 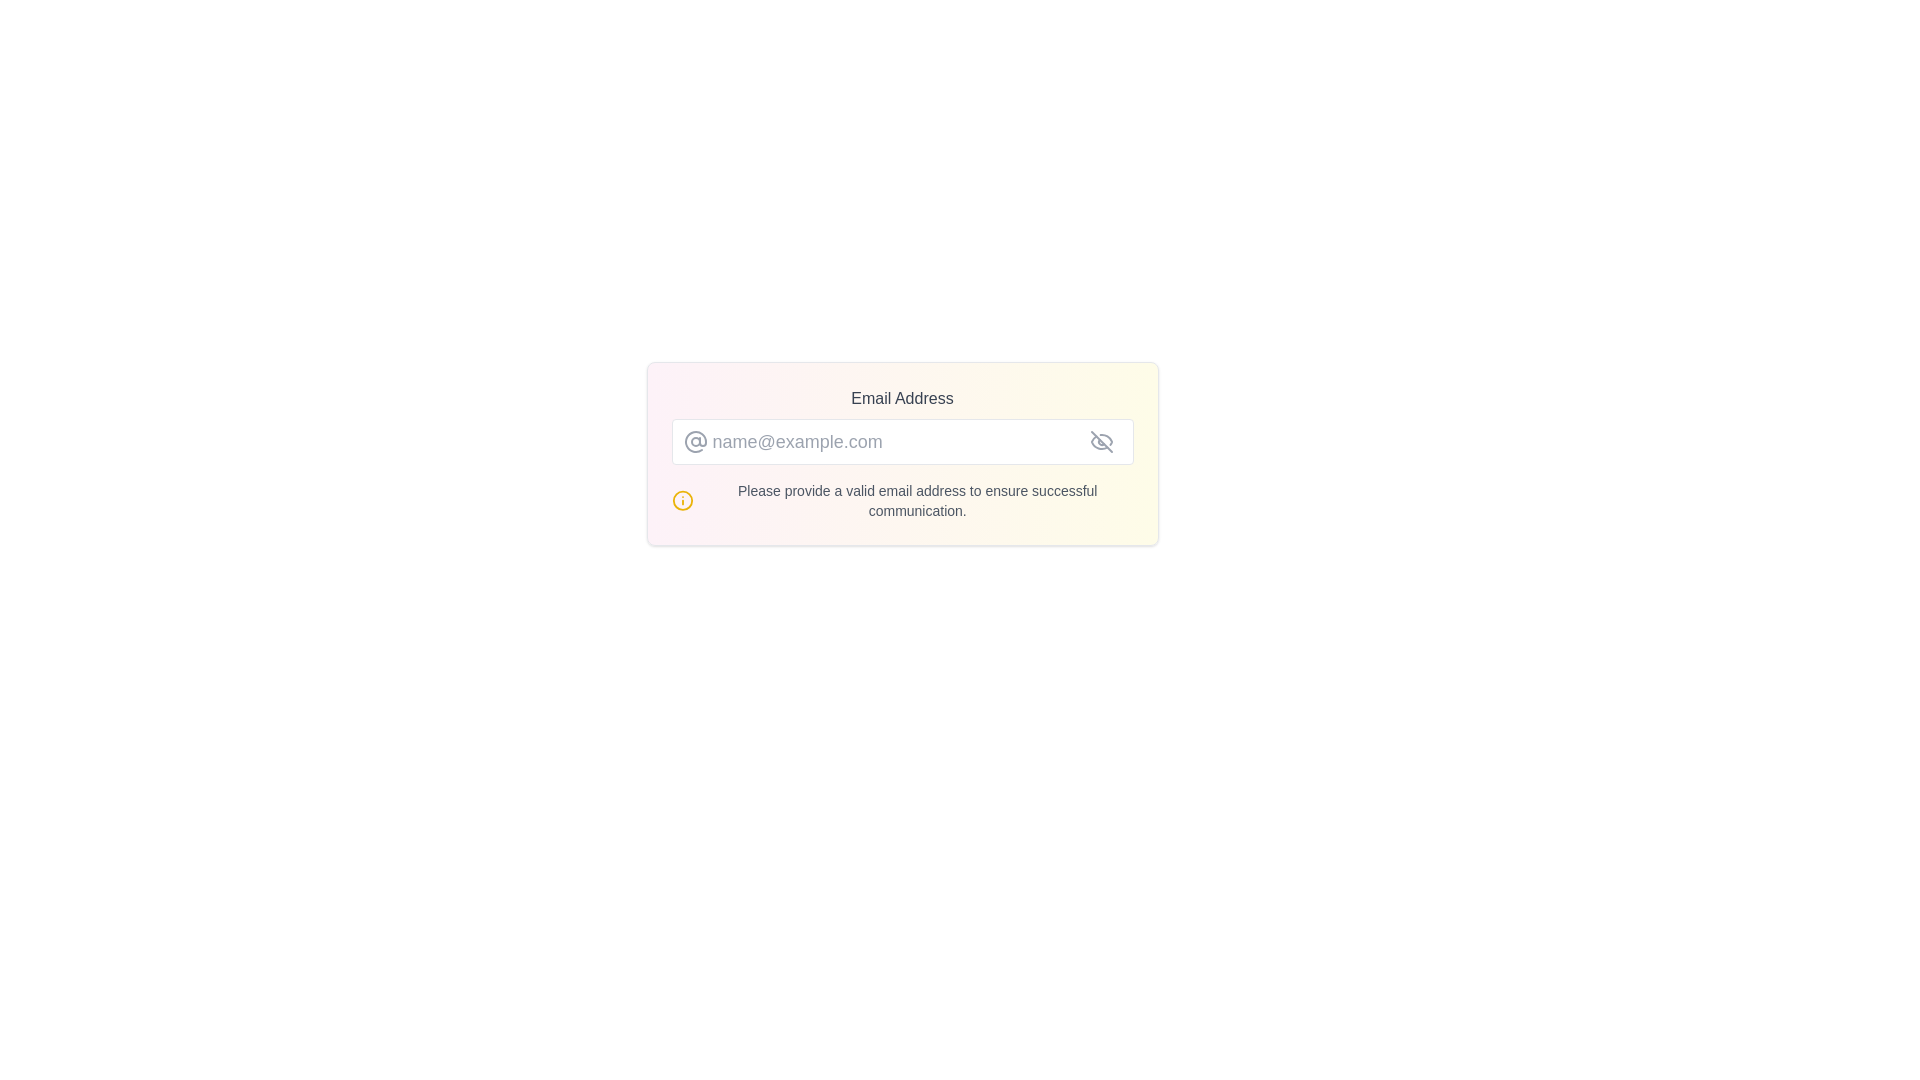 I want to click on the eye-off icon button on the far right side of the email address input field, so click(x=1100, y=441).